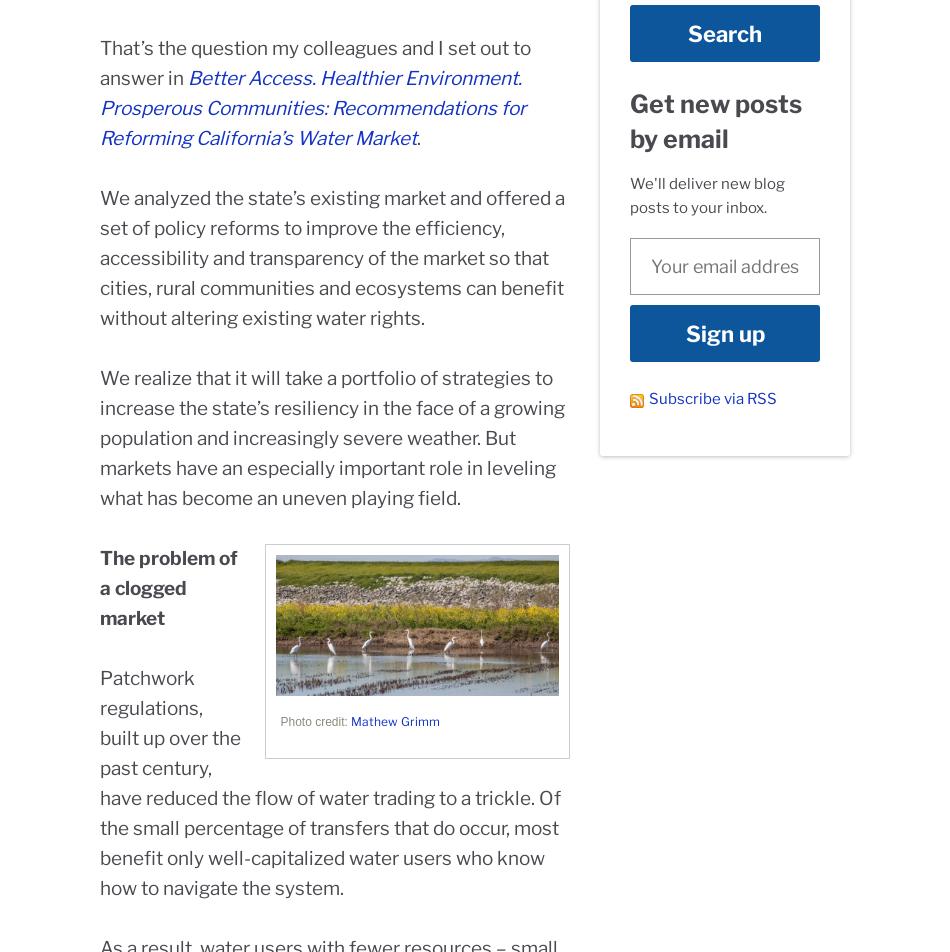  Describe the element at coordinates (783, 773) in the screenshot. I see `'Contact'` at that location.